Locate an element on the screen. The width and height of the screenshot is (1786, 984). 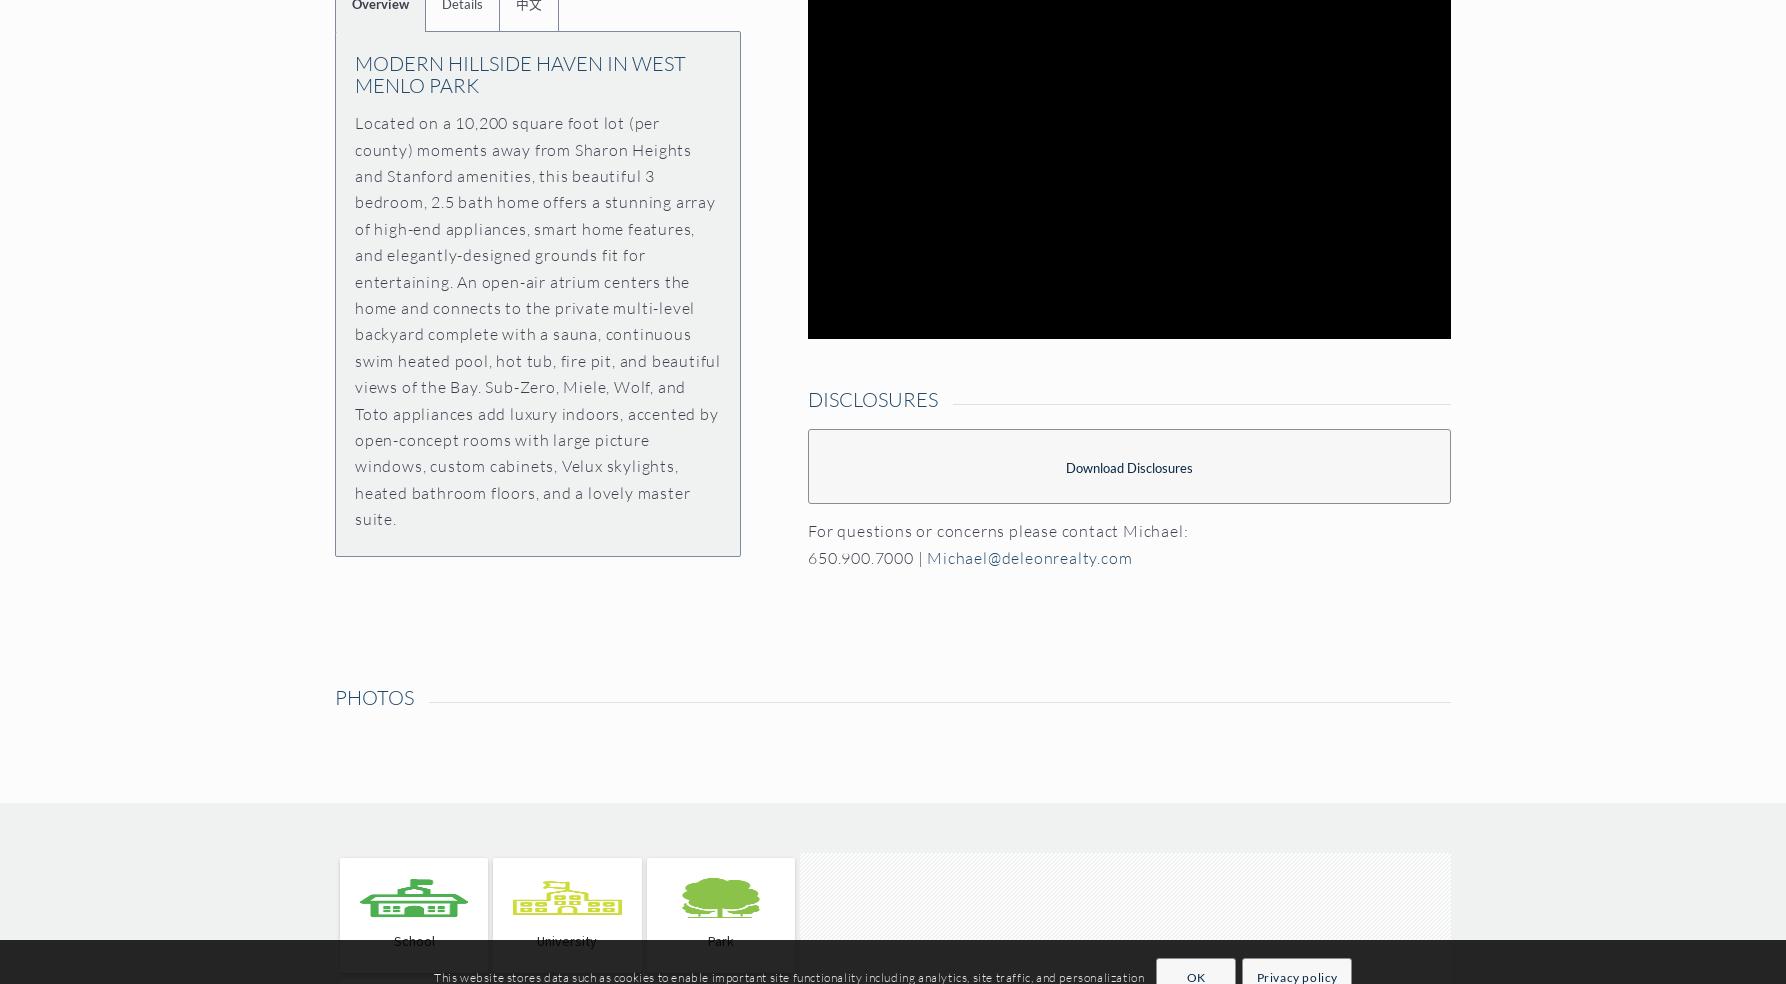
'Download Disclosures' is located at coordinates (1128, 467).